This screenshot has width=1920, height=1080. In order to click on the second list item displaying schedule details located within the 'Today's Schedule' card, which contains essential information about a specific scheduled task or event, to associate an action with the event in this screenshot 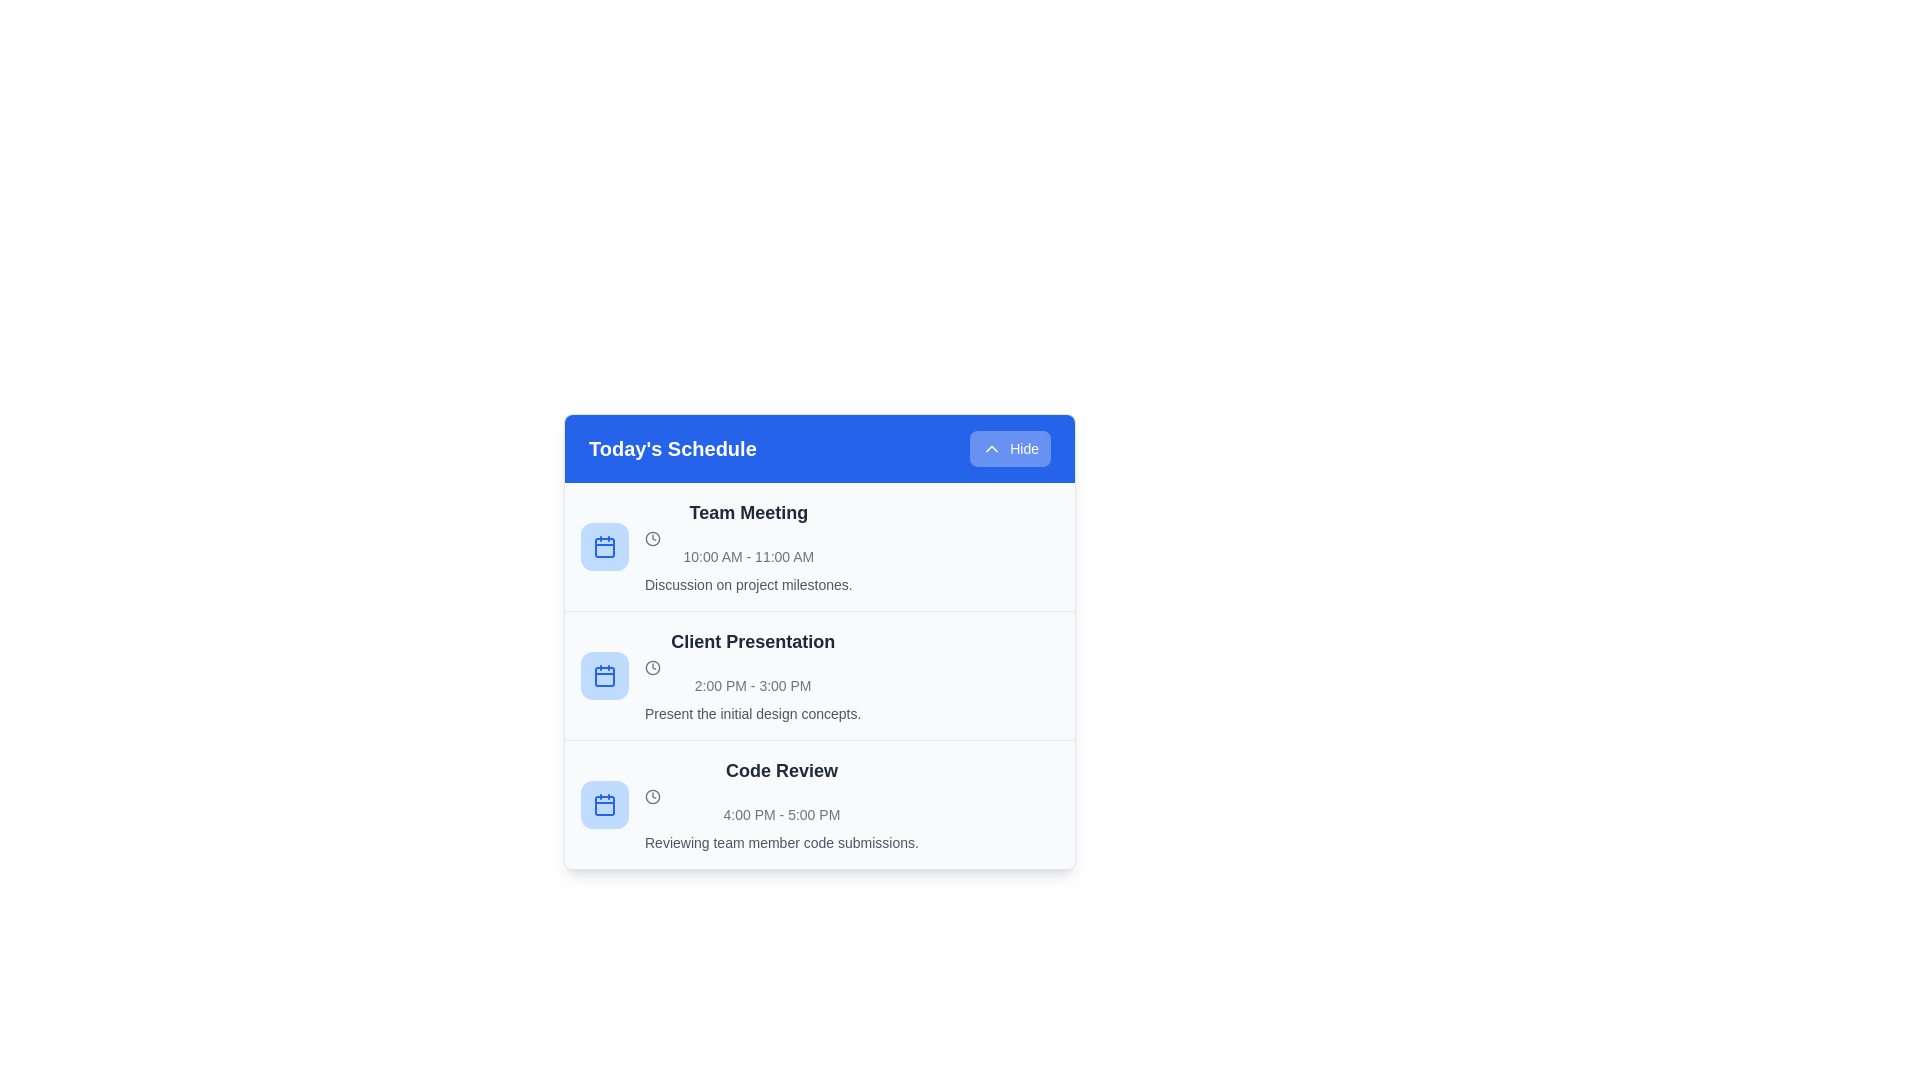, I will do `click(820, 675)`.